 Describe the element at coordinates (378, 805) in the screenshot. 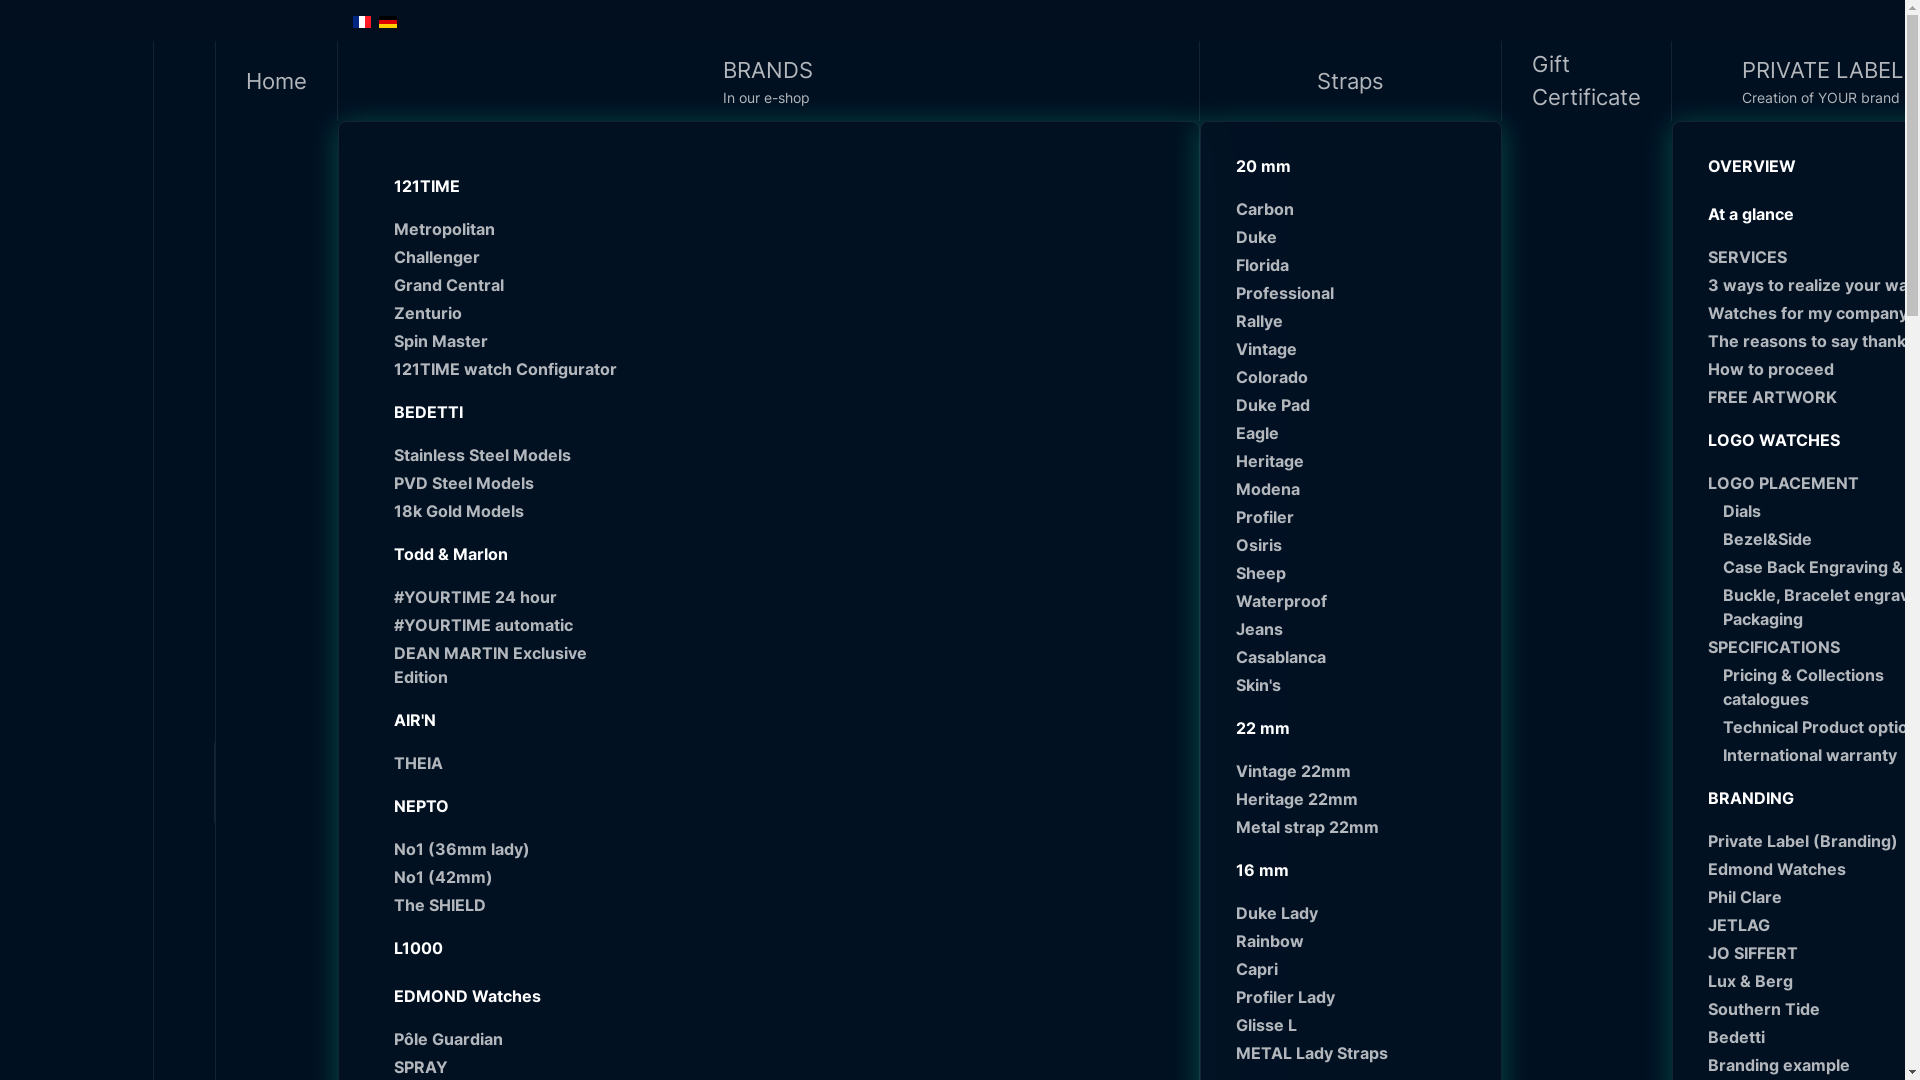

I see `'NEPTO'` at that location.